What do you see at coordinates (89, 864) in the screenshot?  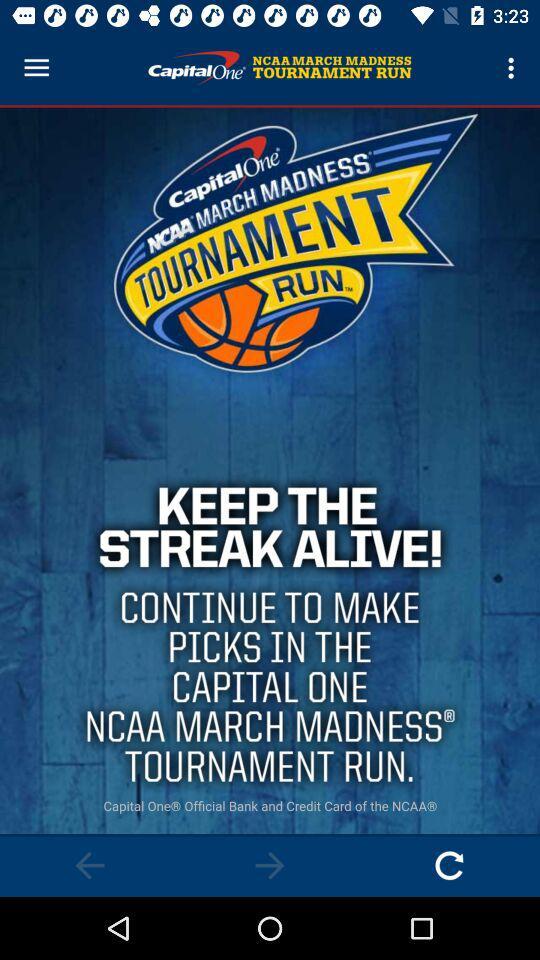 I see `go back` at bounding box center [89, 864].